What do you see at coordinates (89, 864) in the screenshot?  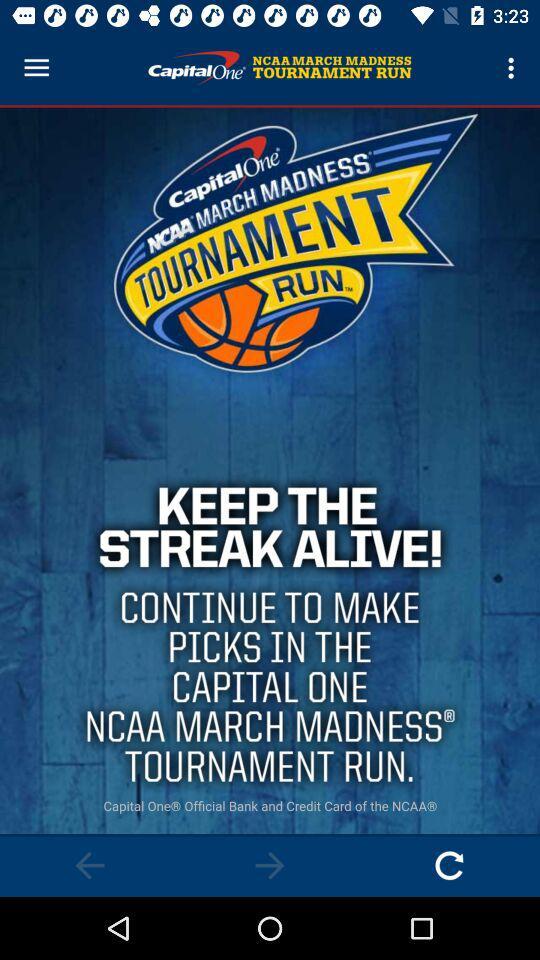 I see `go back` at bounding box center [89, 864].